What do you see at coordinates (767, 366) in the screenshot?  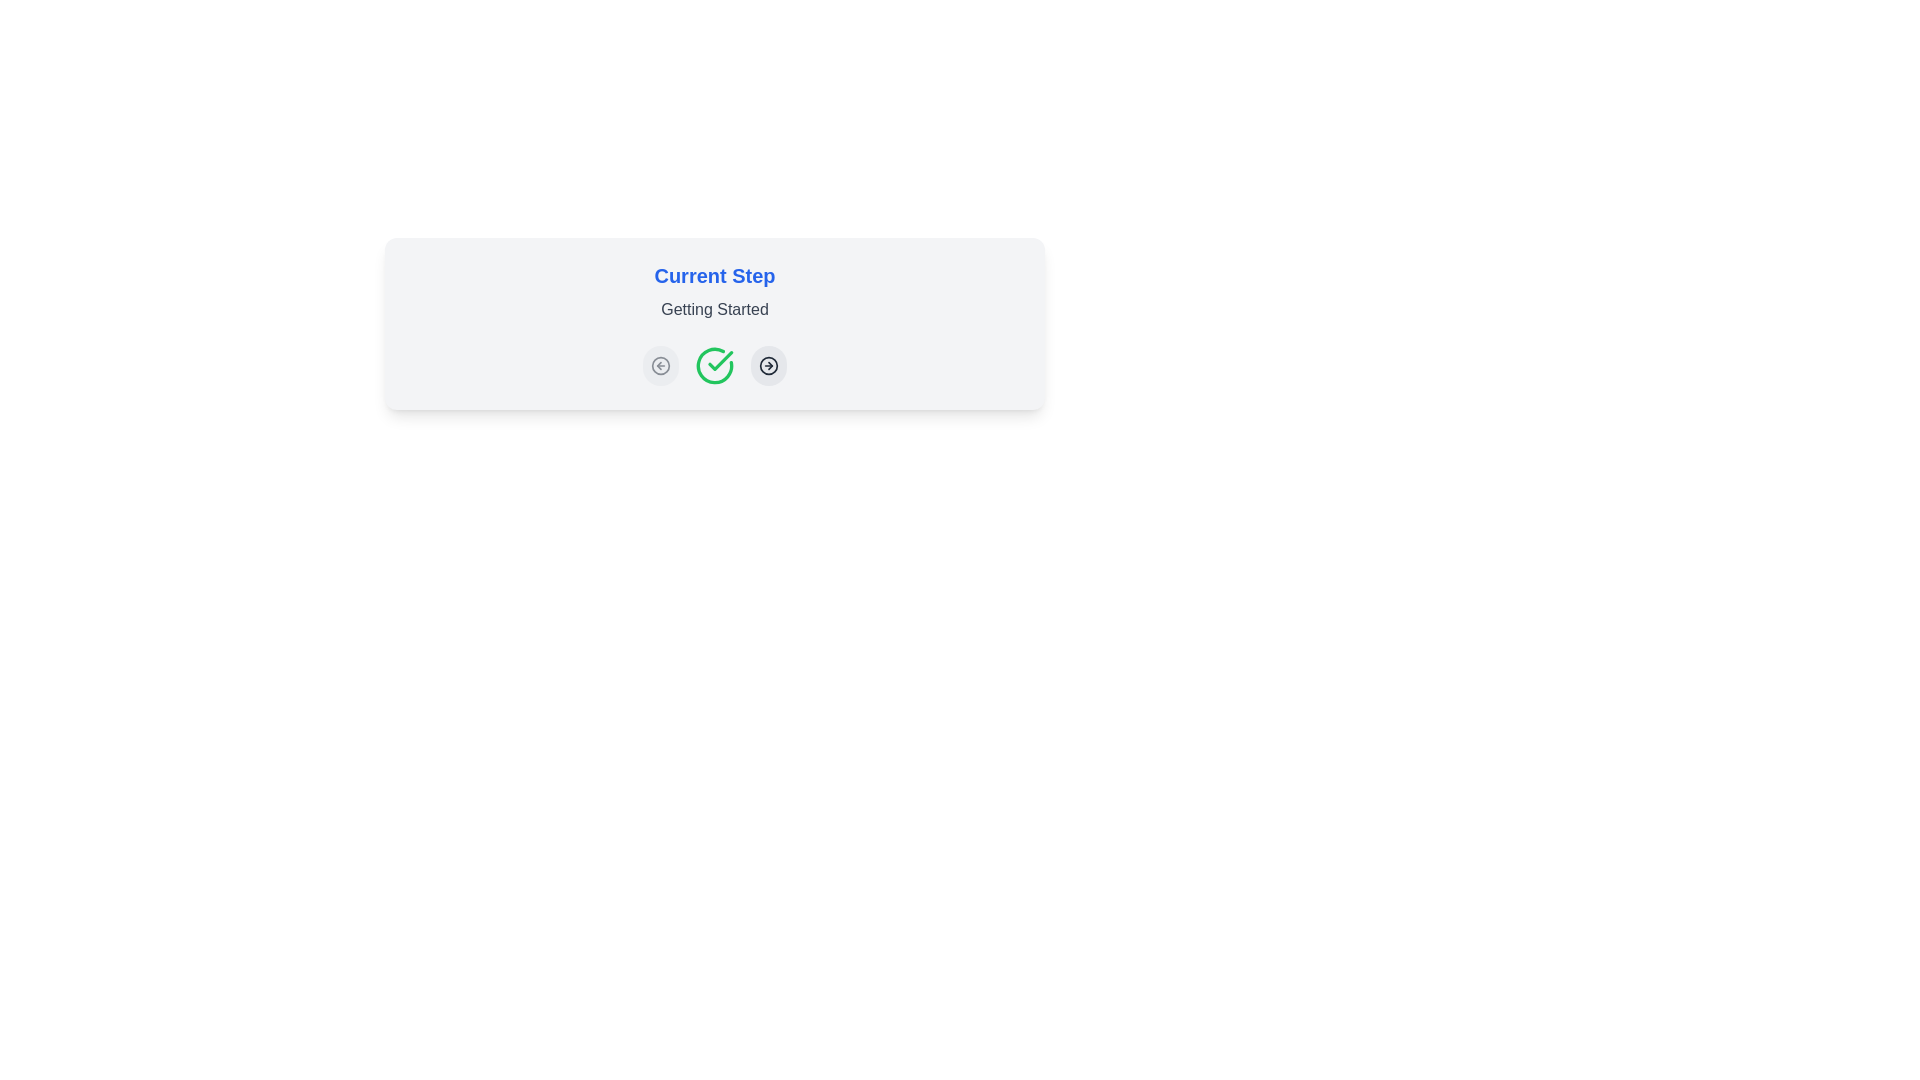 I see `the 'Next' or 'Proceed' button located as the third button from the left in the horizontal group of buttons, positioned towards the center bottom of the panel` at bounding box center [767, 366].